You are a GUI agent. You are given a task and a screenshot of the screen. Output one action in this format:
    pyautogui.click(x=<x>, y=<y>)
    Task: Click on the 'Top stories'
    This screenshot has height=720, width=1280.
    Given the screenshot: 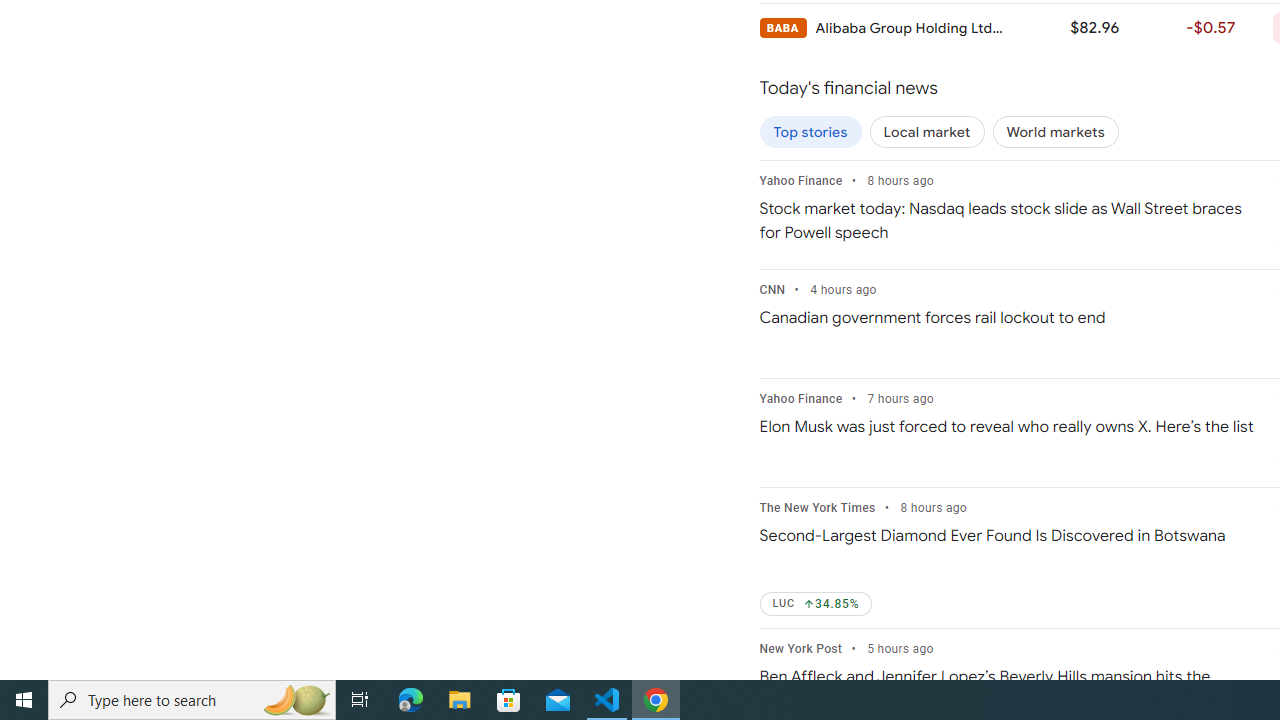 What is the action you would take?
    pyautogui.click(x=810, y=132)
    